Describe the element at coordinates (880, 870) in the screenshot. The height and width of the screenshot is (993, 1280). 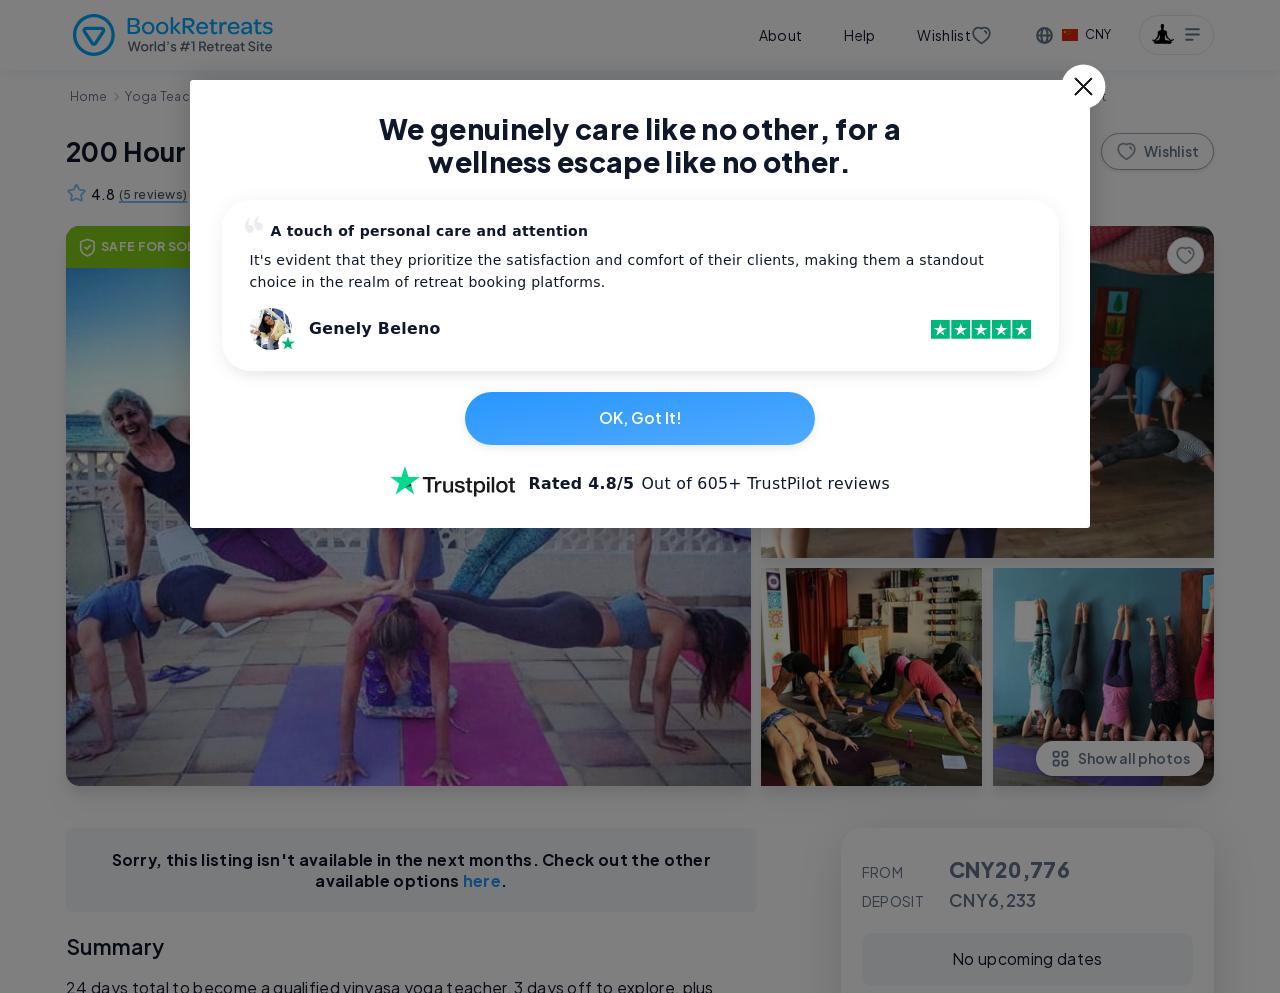
I see `'From'` at that location.